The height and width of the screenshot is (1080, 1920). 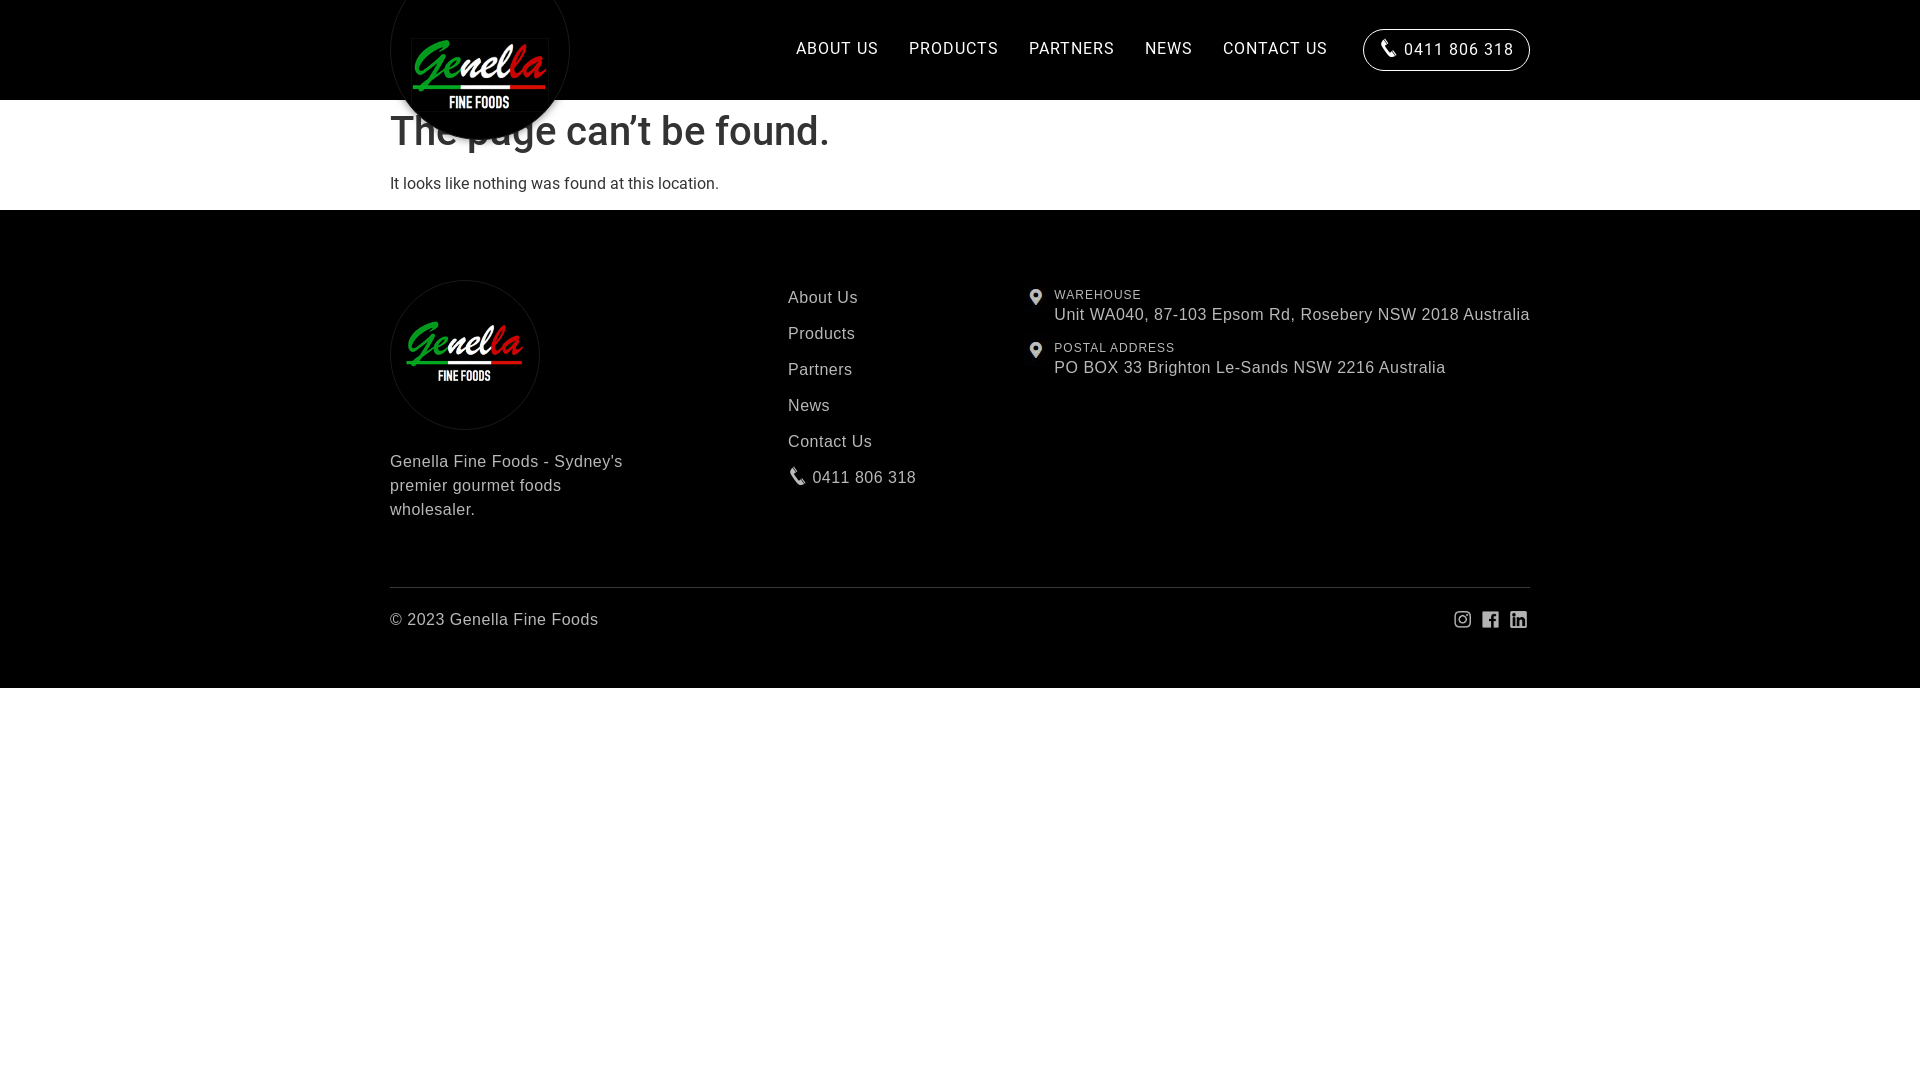 What do you see at coordinates (780, 49) in the screenshot?
I see `'ABOUT US'` at bounding box center [780, 49].